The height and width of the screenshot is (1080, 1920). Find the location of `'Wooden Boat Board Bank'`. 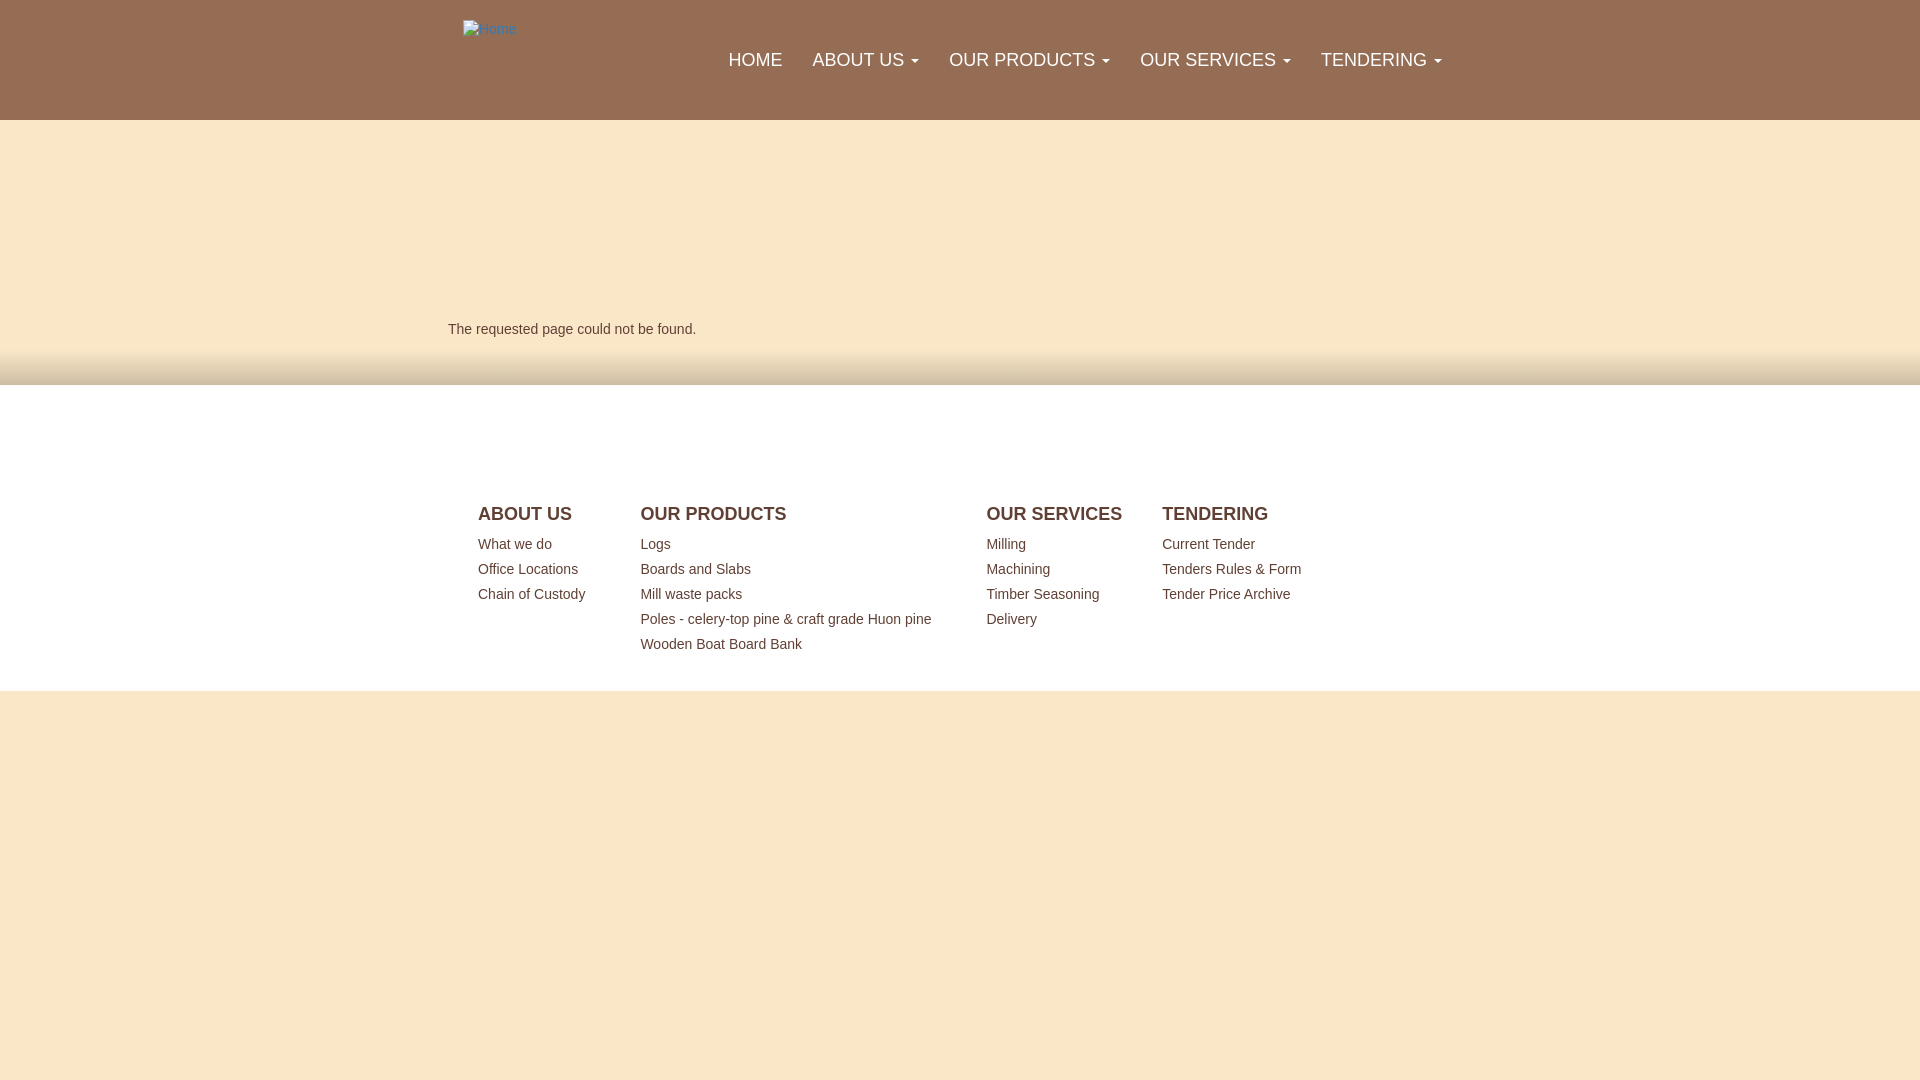

'Wooden Boat Board Bank' is located at coordinates (638, 642).